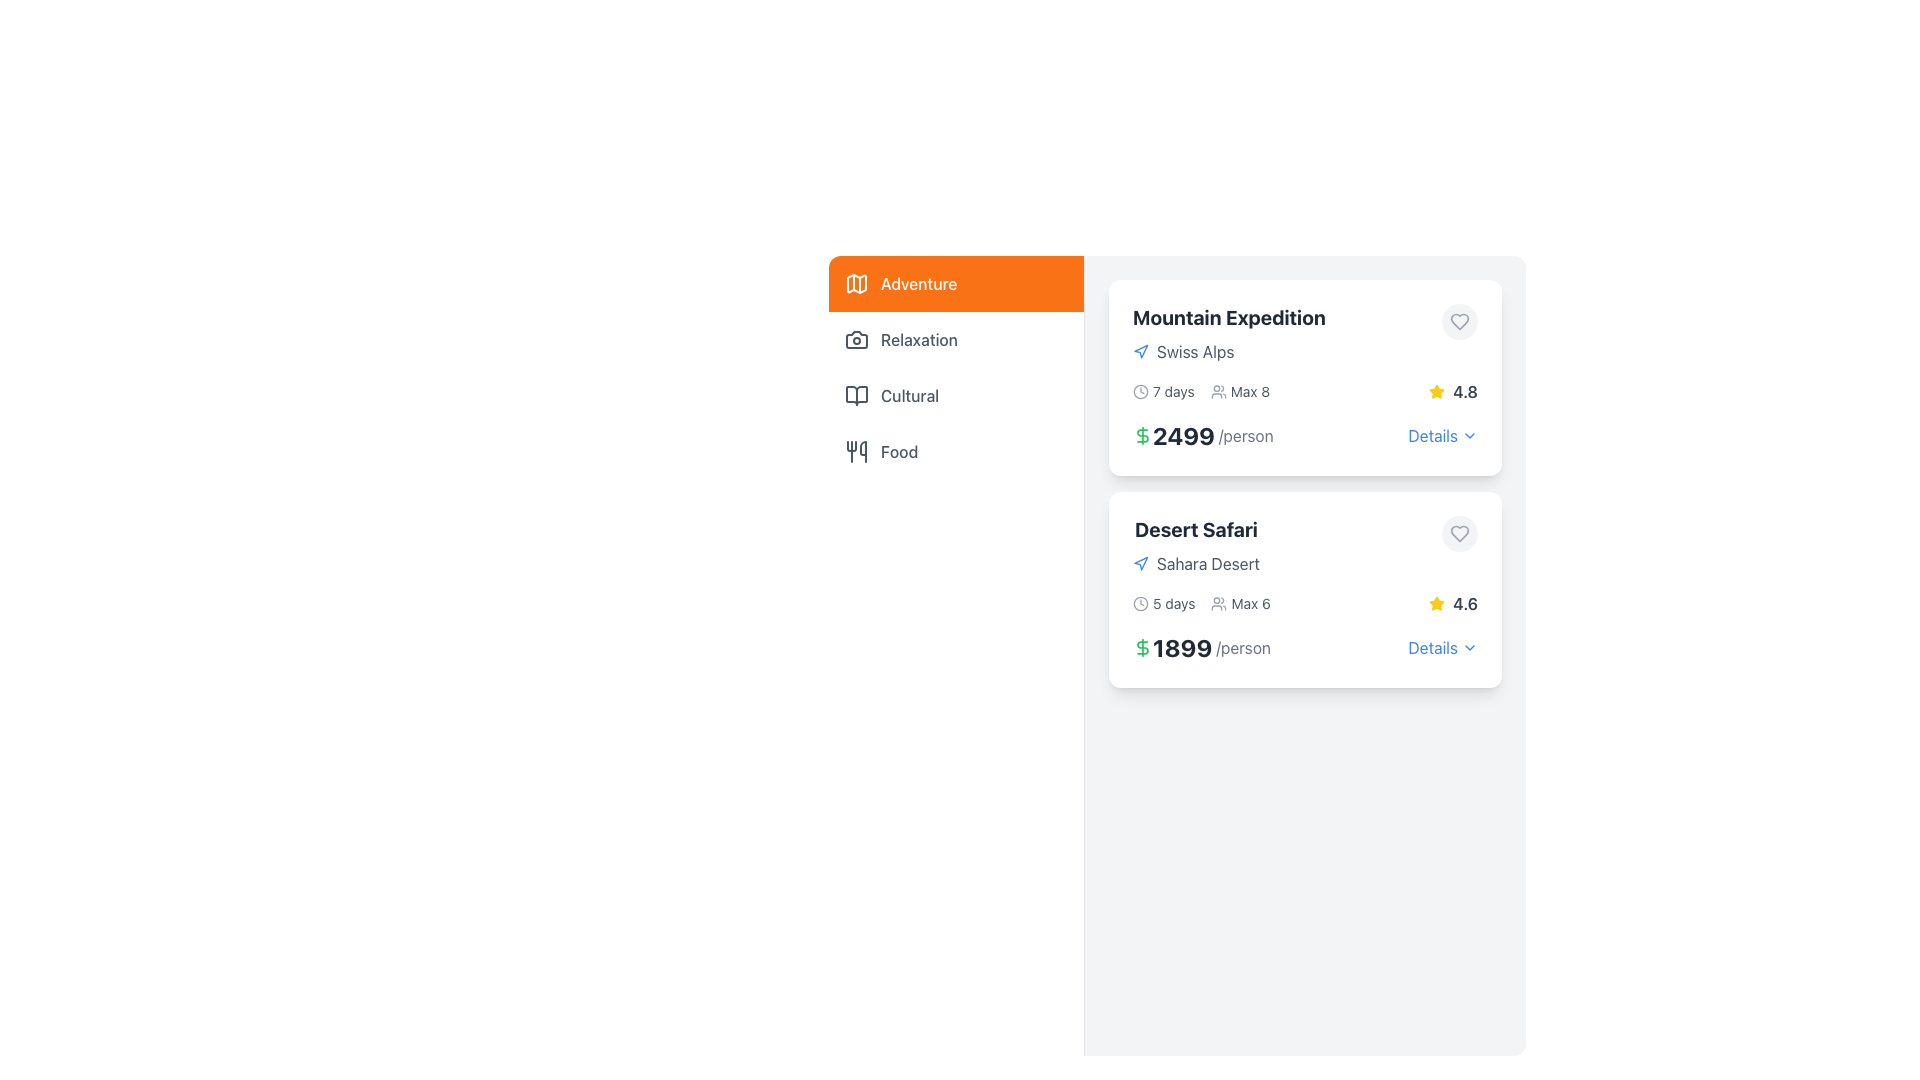  I want to click on the 'Adventure' text label, which is styled in white on an orange background and serves as a menu item in the vertical menu on the left side of the interface, so click(918, 284).